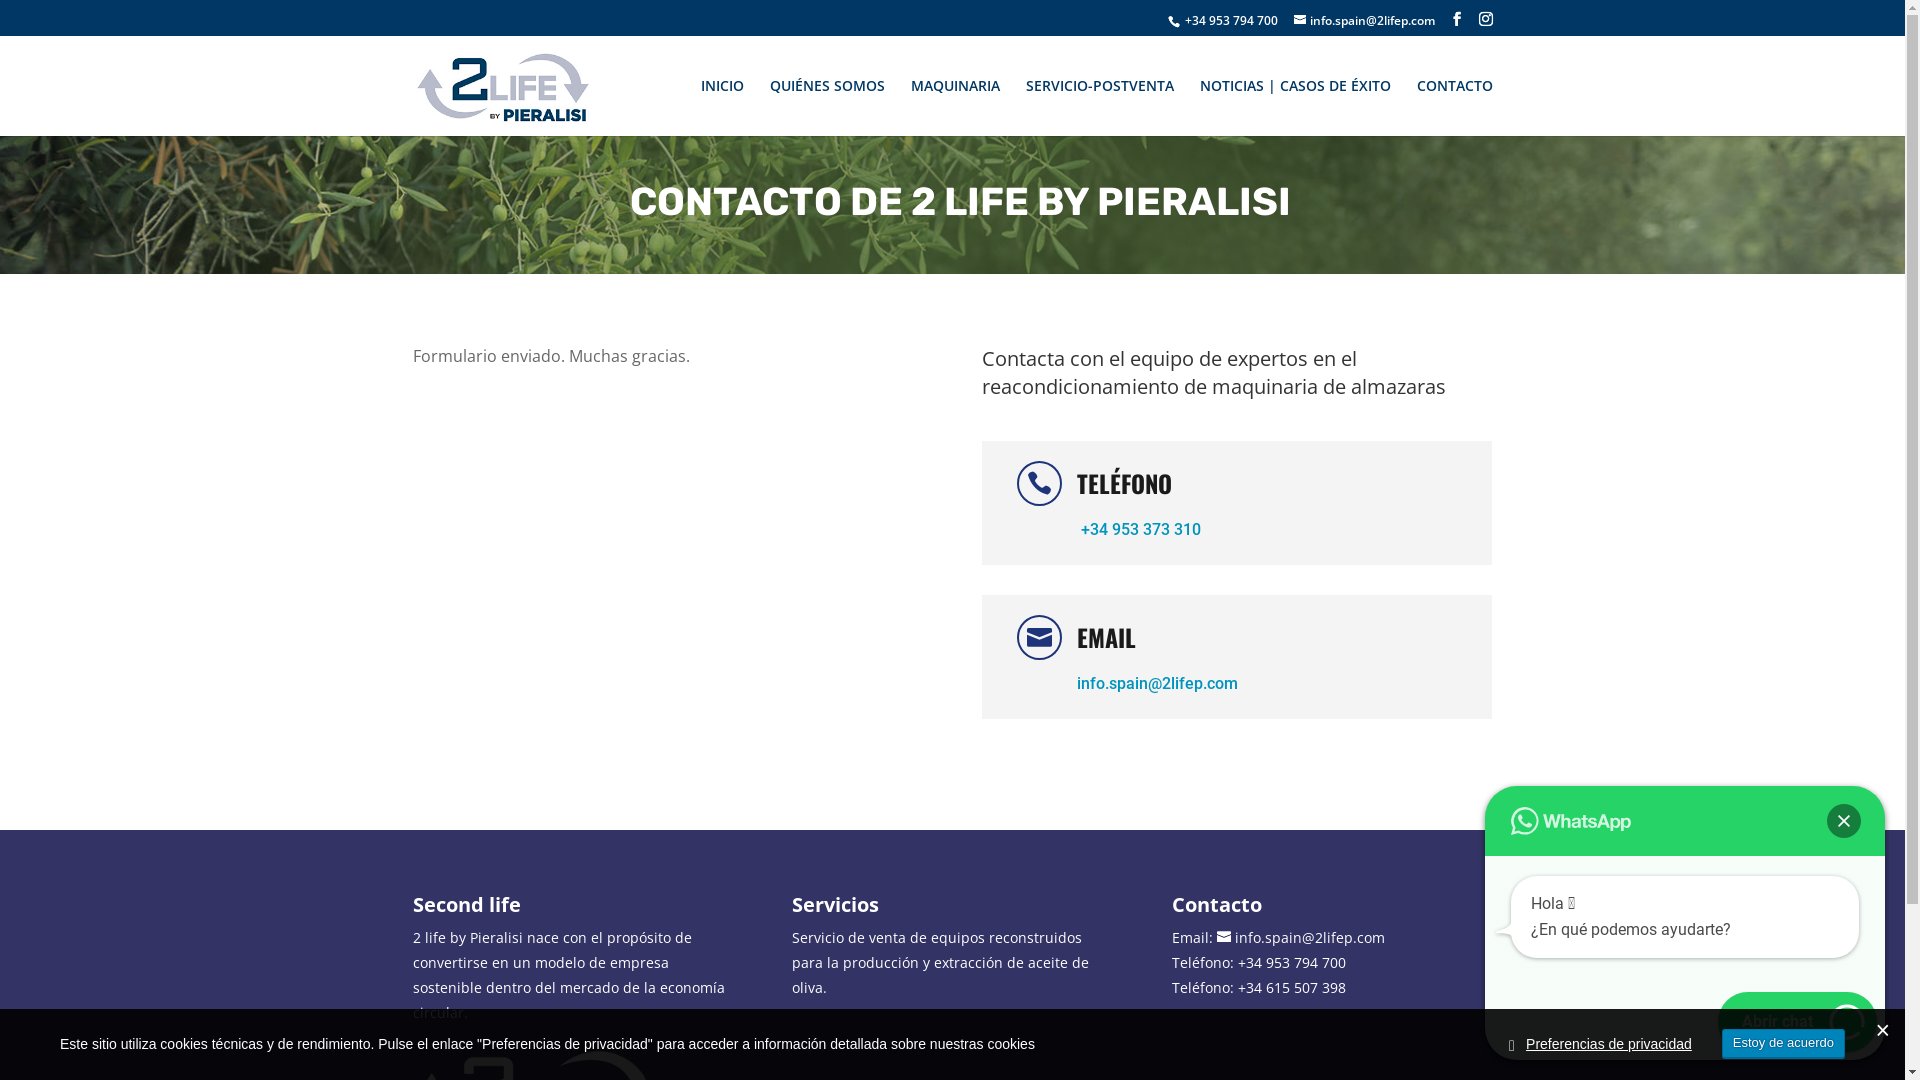 The height and width of the screenshot is (1080, 1920). Describe the element at coordinates (1098, 102) in the screenshot. I see `'SERVICIO-POSTVENTA'` at that location.